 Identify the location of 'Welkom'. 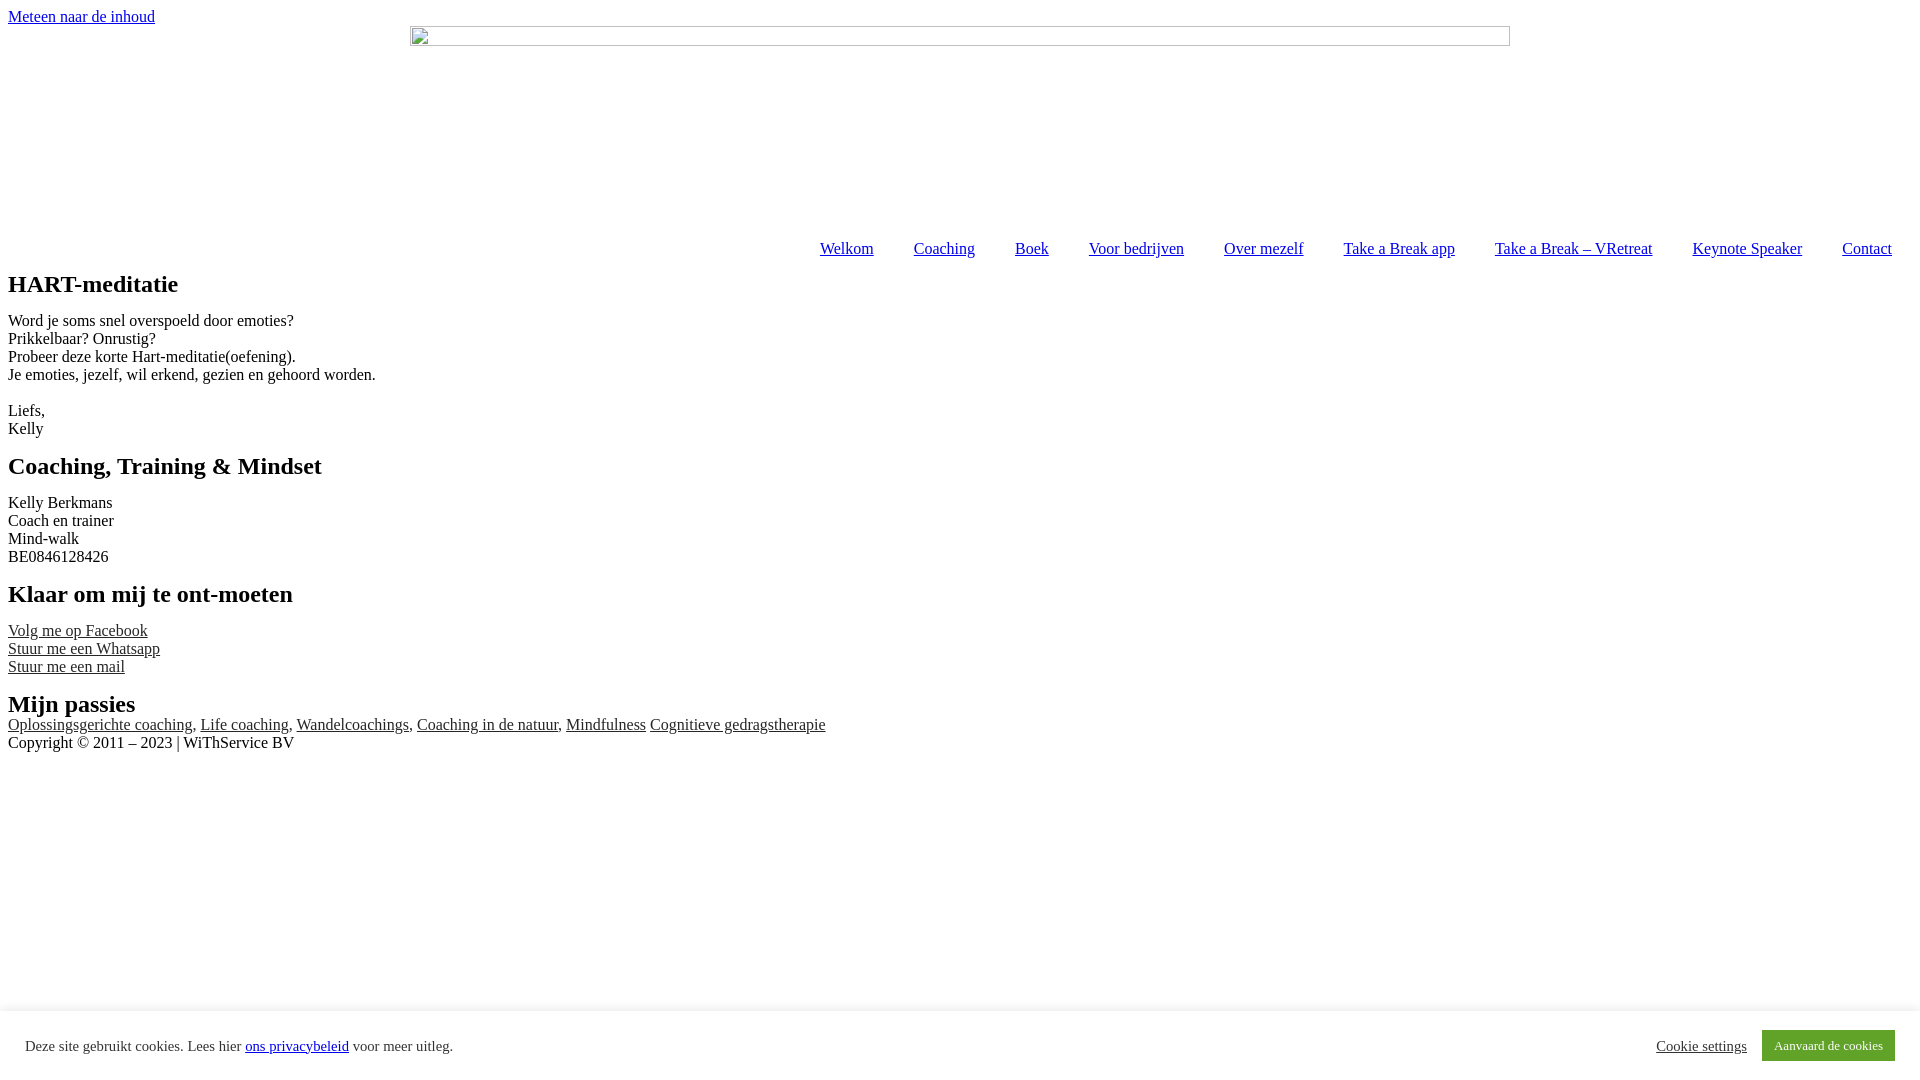
(846, 248).